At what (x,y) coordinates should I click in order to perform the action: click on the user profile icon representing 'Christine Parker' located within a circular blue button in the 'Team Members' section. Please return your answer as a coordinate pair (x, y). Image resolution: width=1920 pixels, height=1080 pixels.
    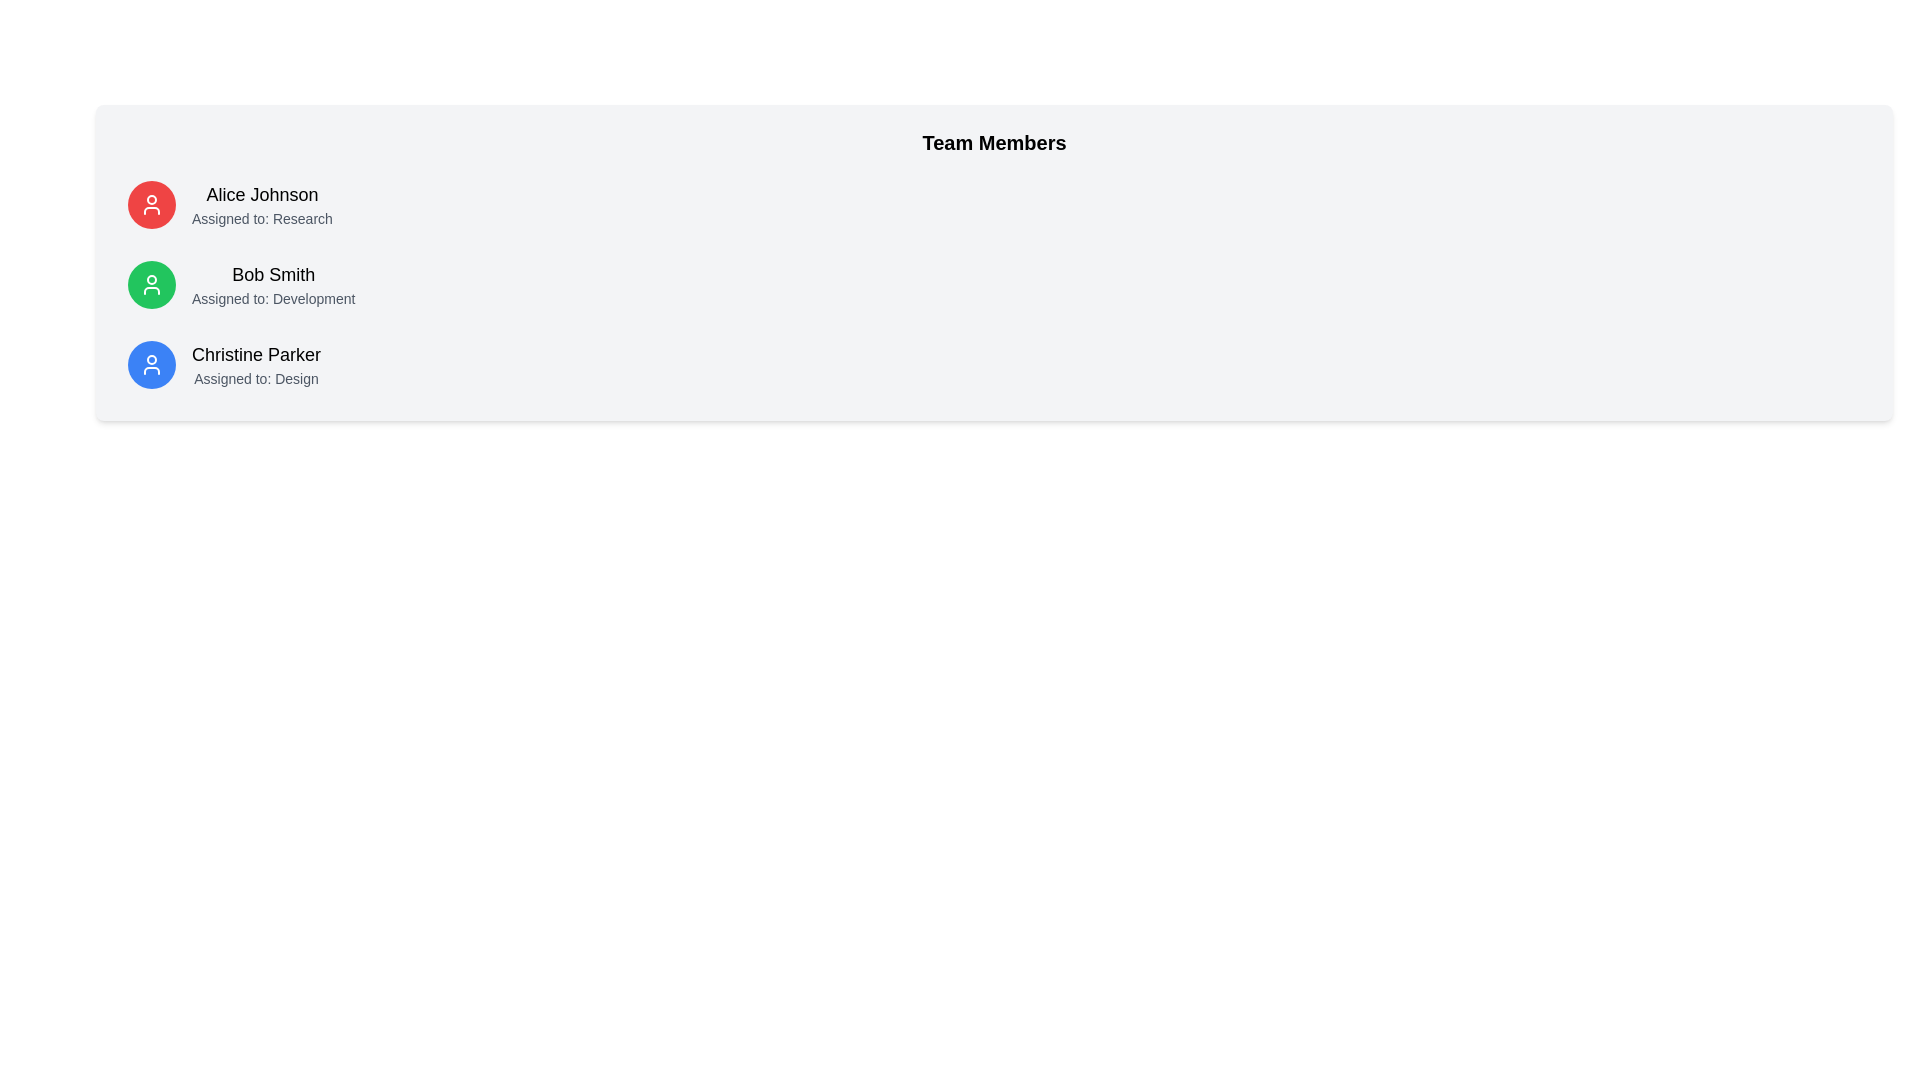
    Looking at the image, I should click on (151, 365).